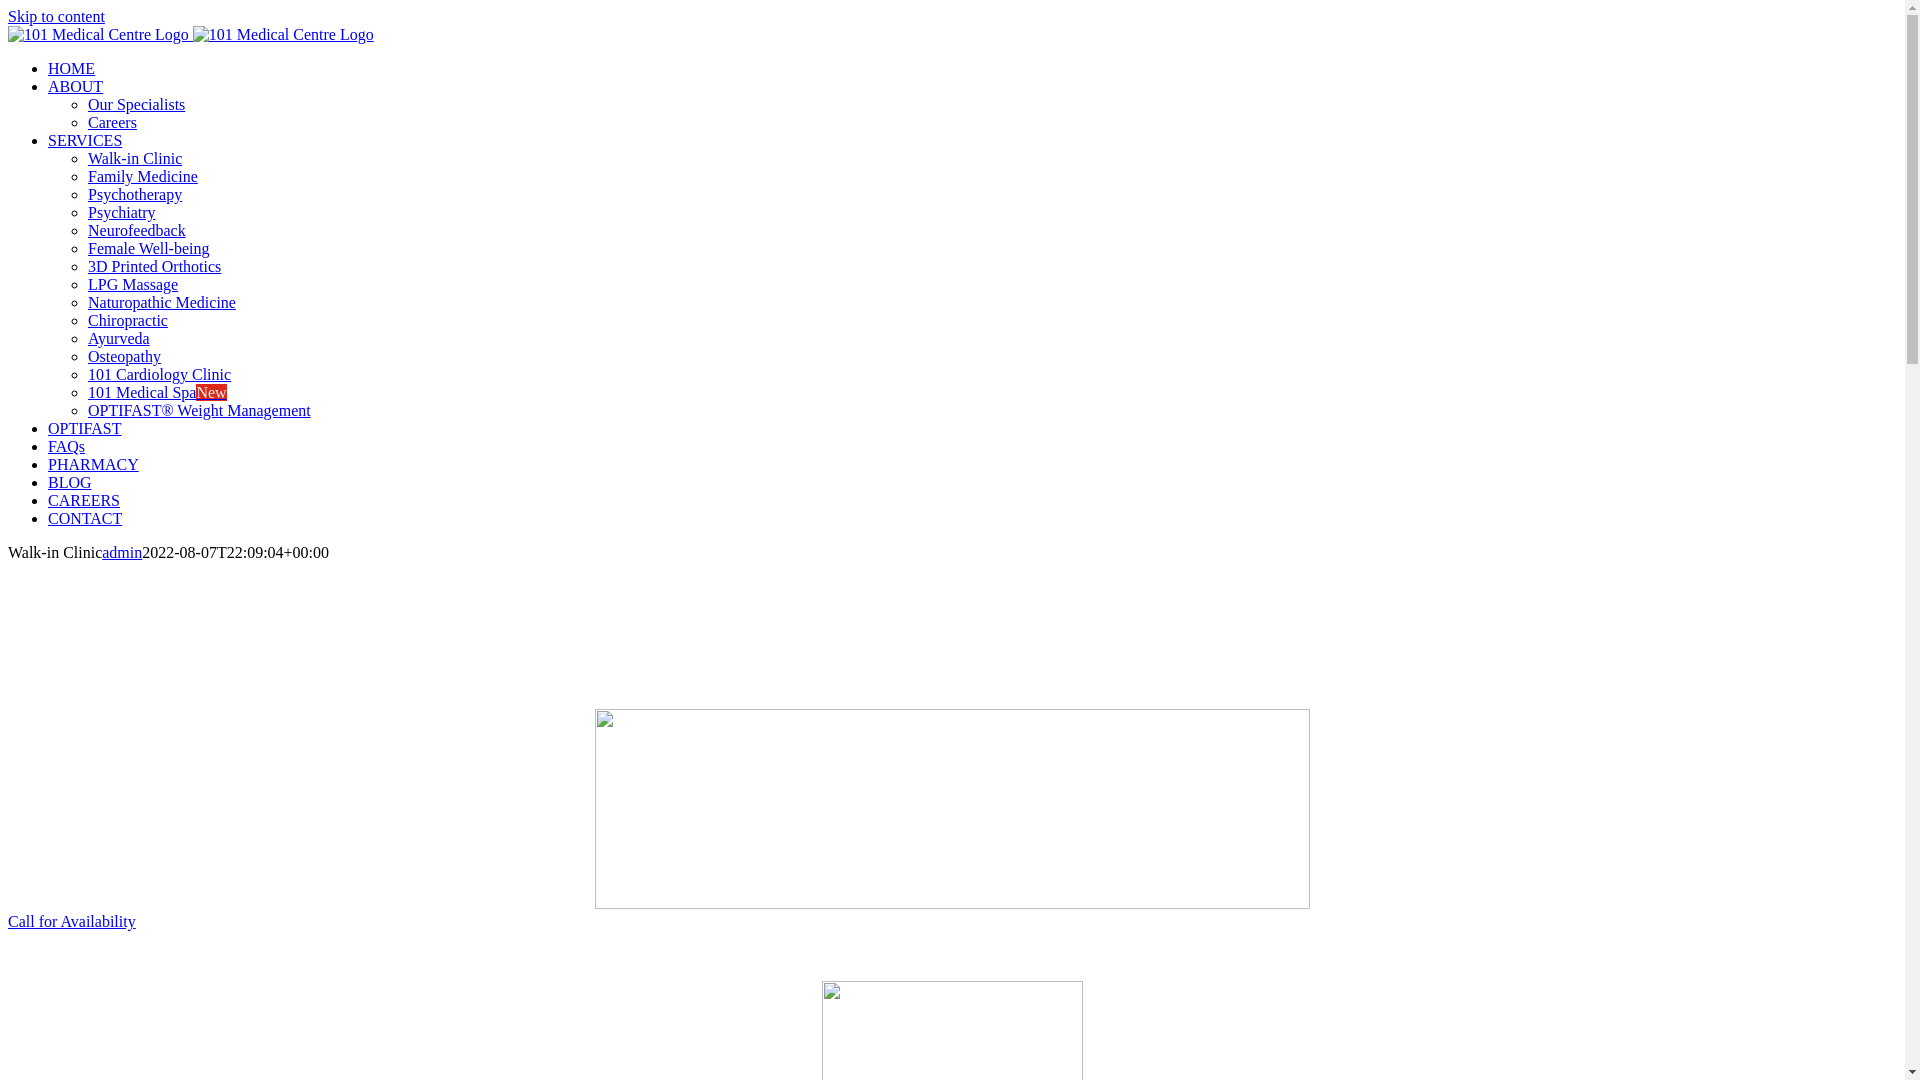 The height and width of the screenshot is (1080, 1920). Describe the element at coordinates (86, 229) in the screenshot. I see `'Neurofeedback'` at that location.